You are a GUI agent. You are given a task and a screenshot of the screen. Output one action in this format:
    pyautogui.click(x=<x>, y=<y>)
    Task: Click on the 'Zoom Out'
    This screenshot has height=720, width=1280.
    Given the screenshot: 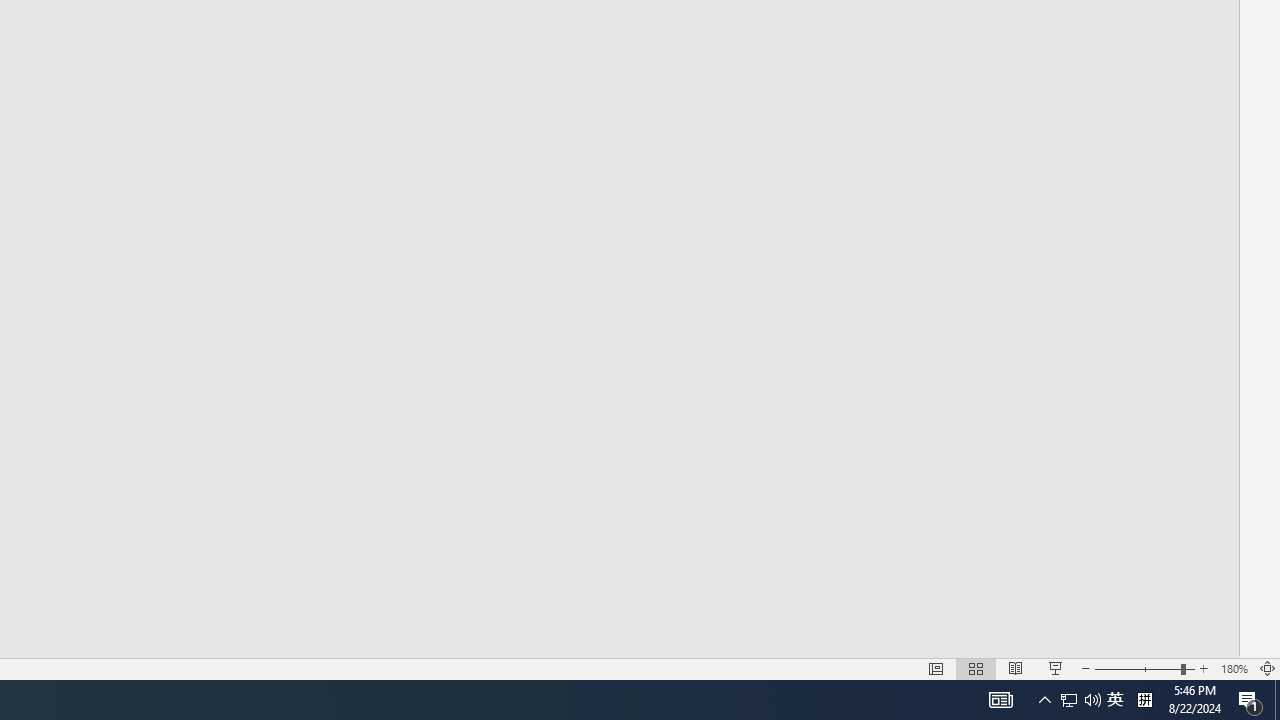 What is the action you would take?
    pyautogui.click(x=1137, y=669)
    